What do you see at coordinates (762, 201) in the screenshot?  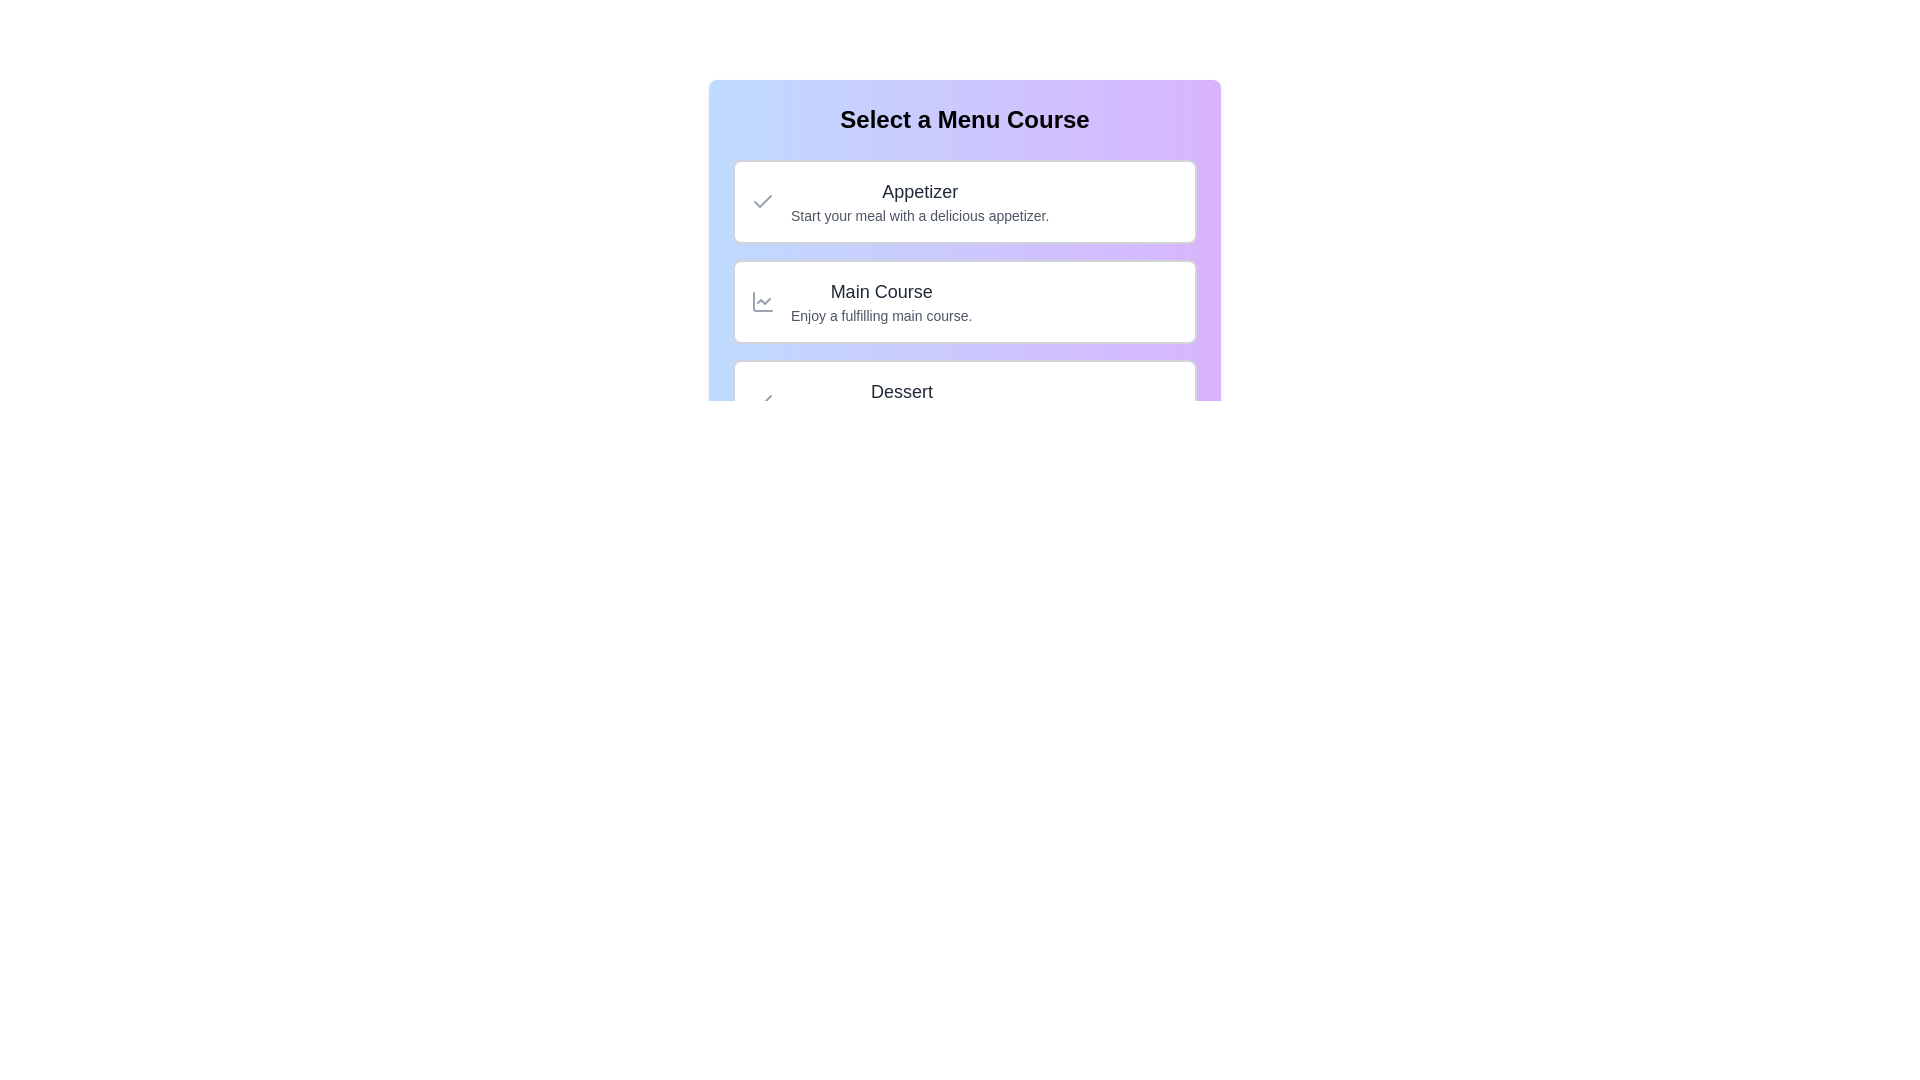 I see `the visual change of the checkmark icon located to the left of the 'Appetizer' menu item, which has a rounded gray stroke` at bounding box center [762, 201].